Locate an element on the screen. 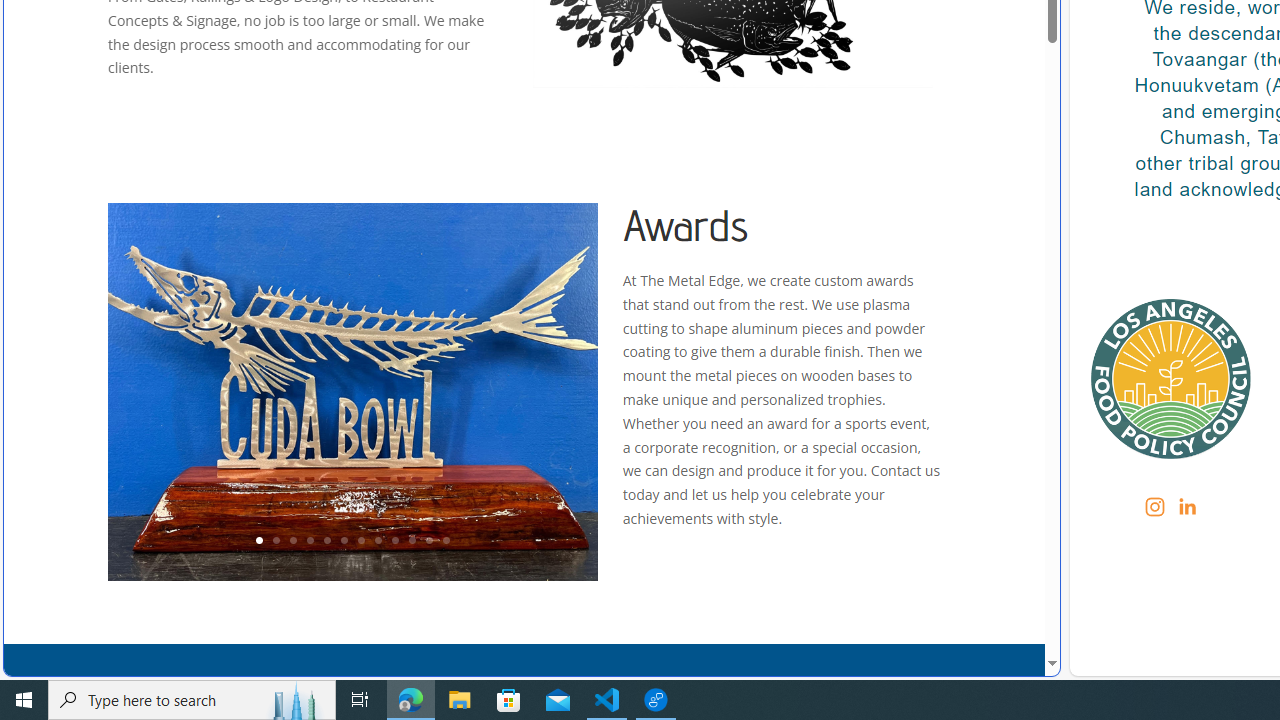 Image resolution: width=1280 pixels, height=720 pixels. '12' is located at coordinates (445, 541).